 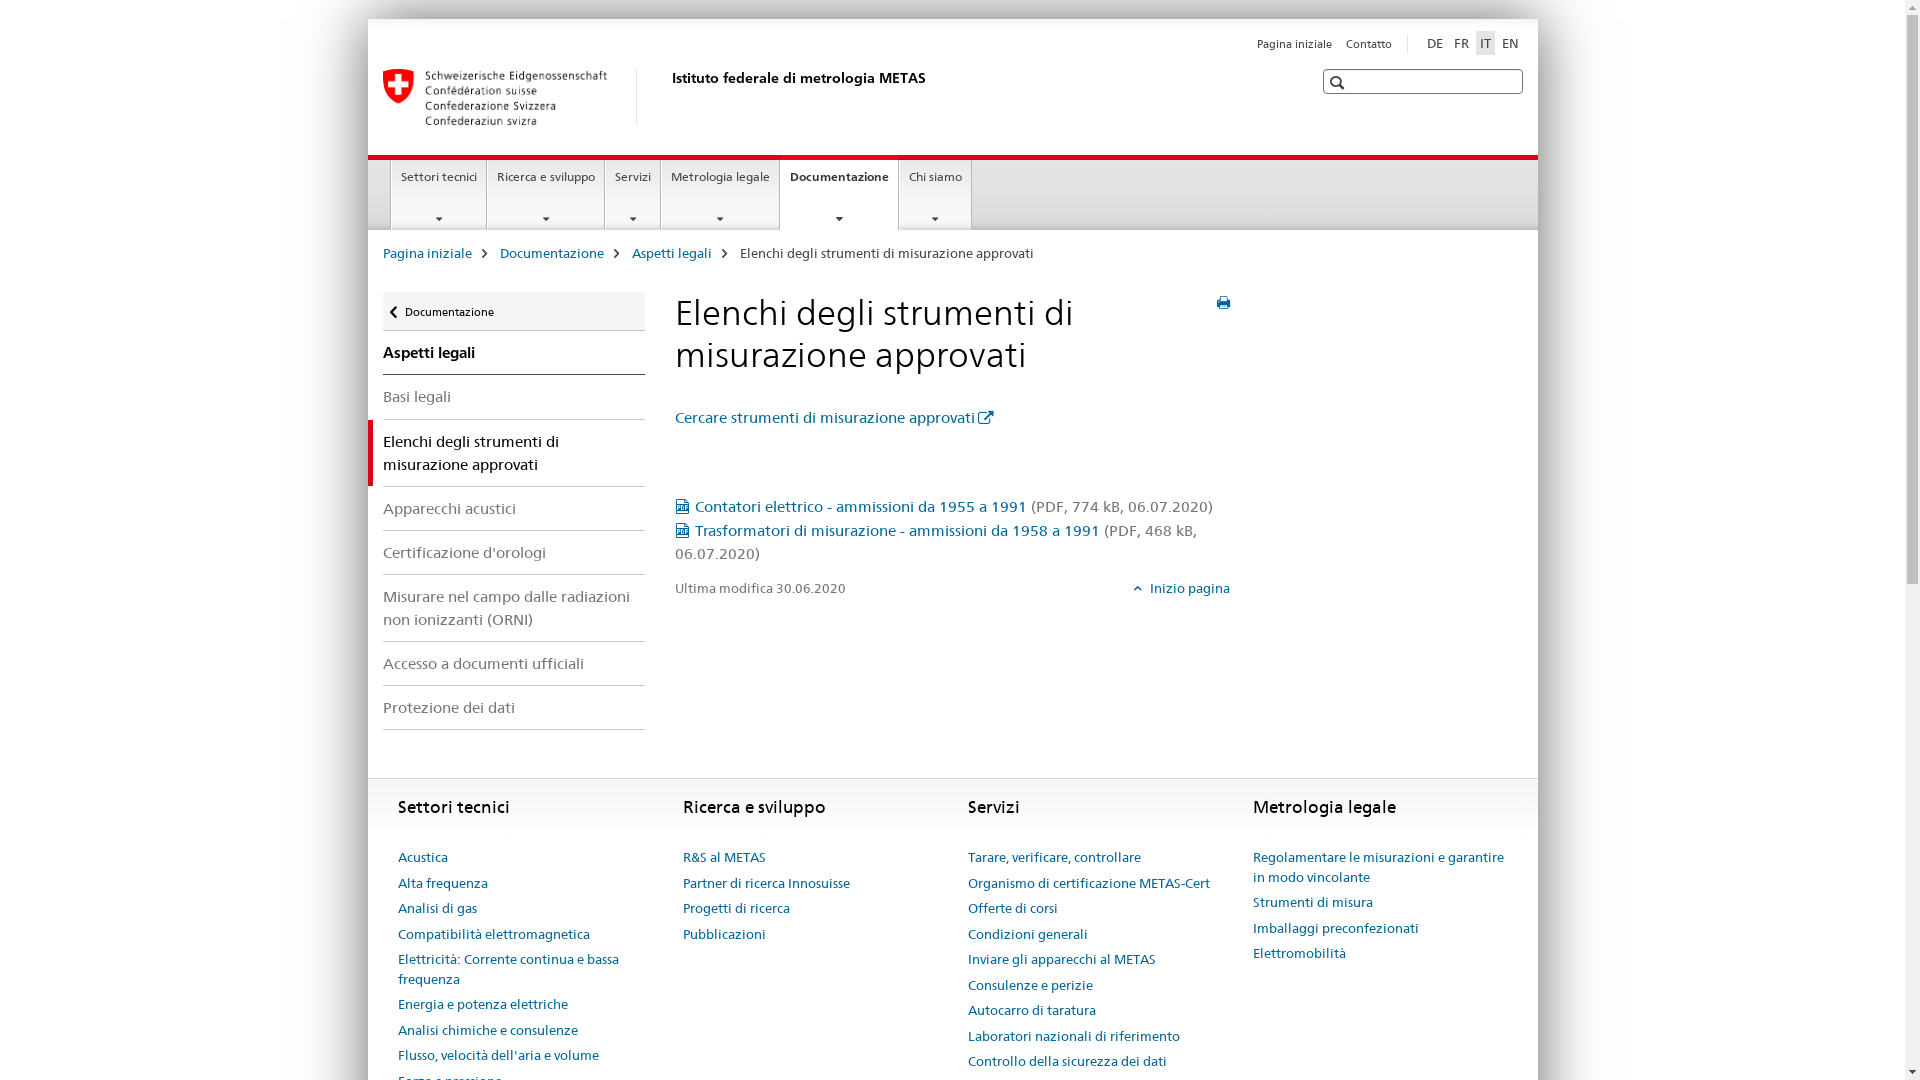 I want to click on 'Imballaggi preconfezionati', so click(x=1334, y=929).